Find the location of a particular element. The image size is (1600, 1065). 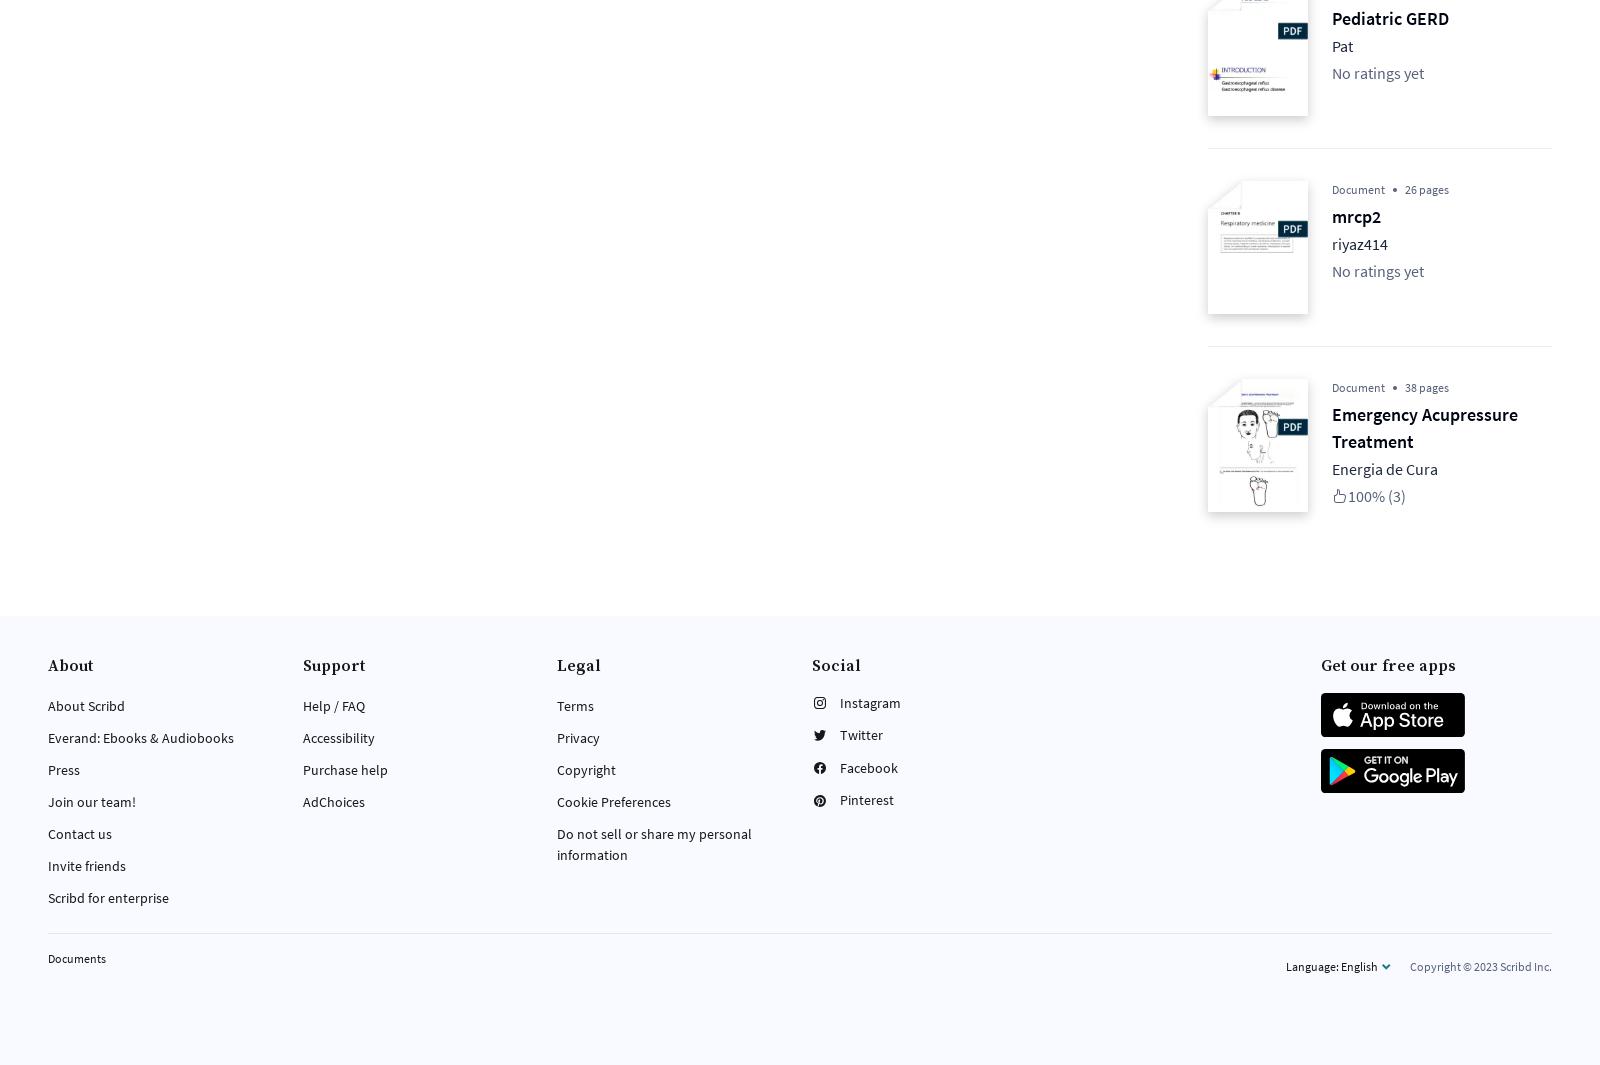

'Support' is located at coordinates (332, 666).